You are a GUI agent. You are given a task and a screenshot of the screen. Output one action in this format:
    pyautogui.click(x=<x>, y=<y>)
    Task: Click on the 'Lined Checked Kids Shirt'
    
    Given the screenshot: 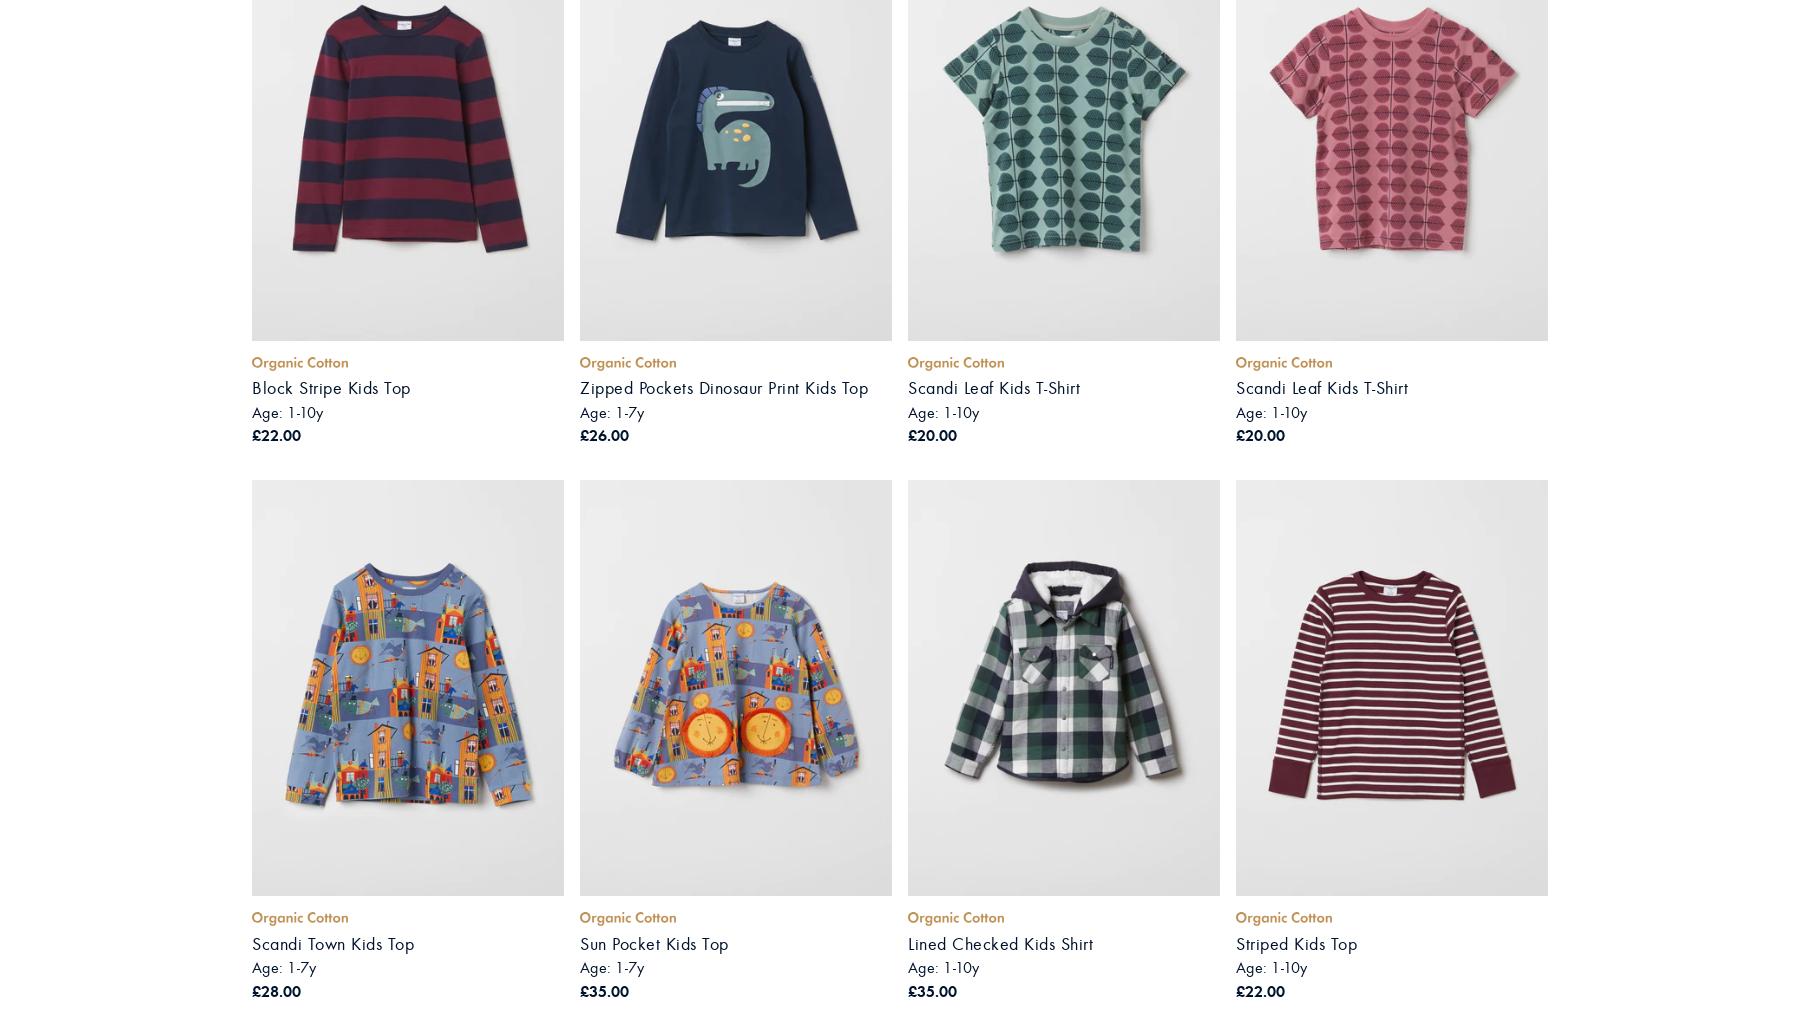 What is the action you would take?
    pyautogui.click(x=906, y=943)
    